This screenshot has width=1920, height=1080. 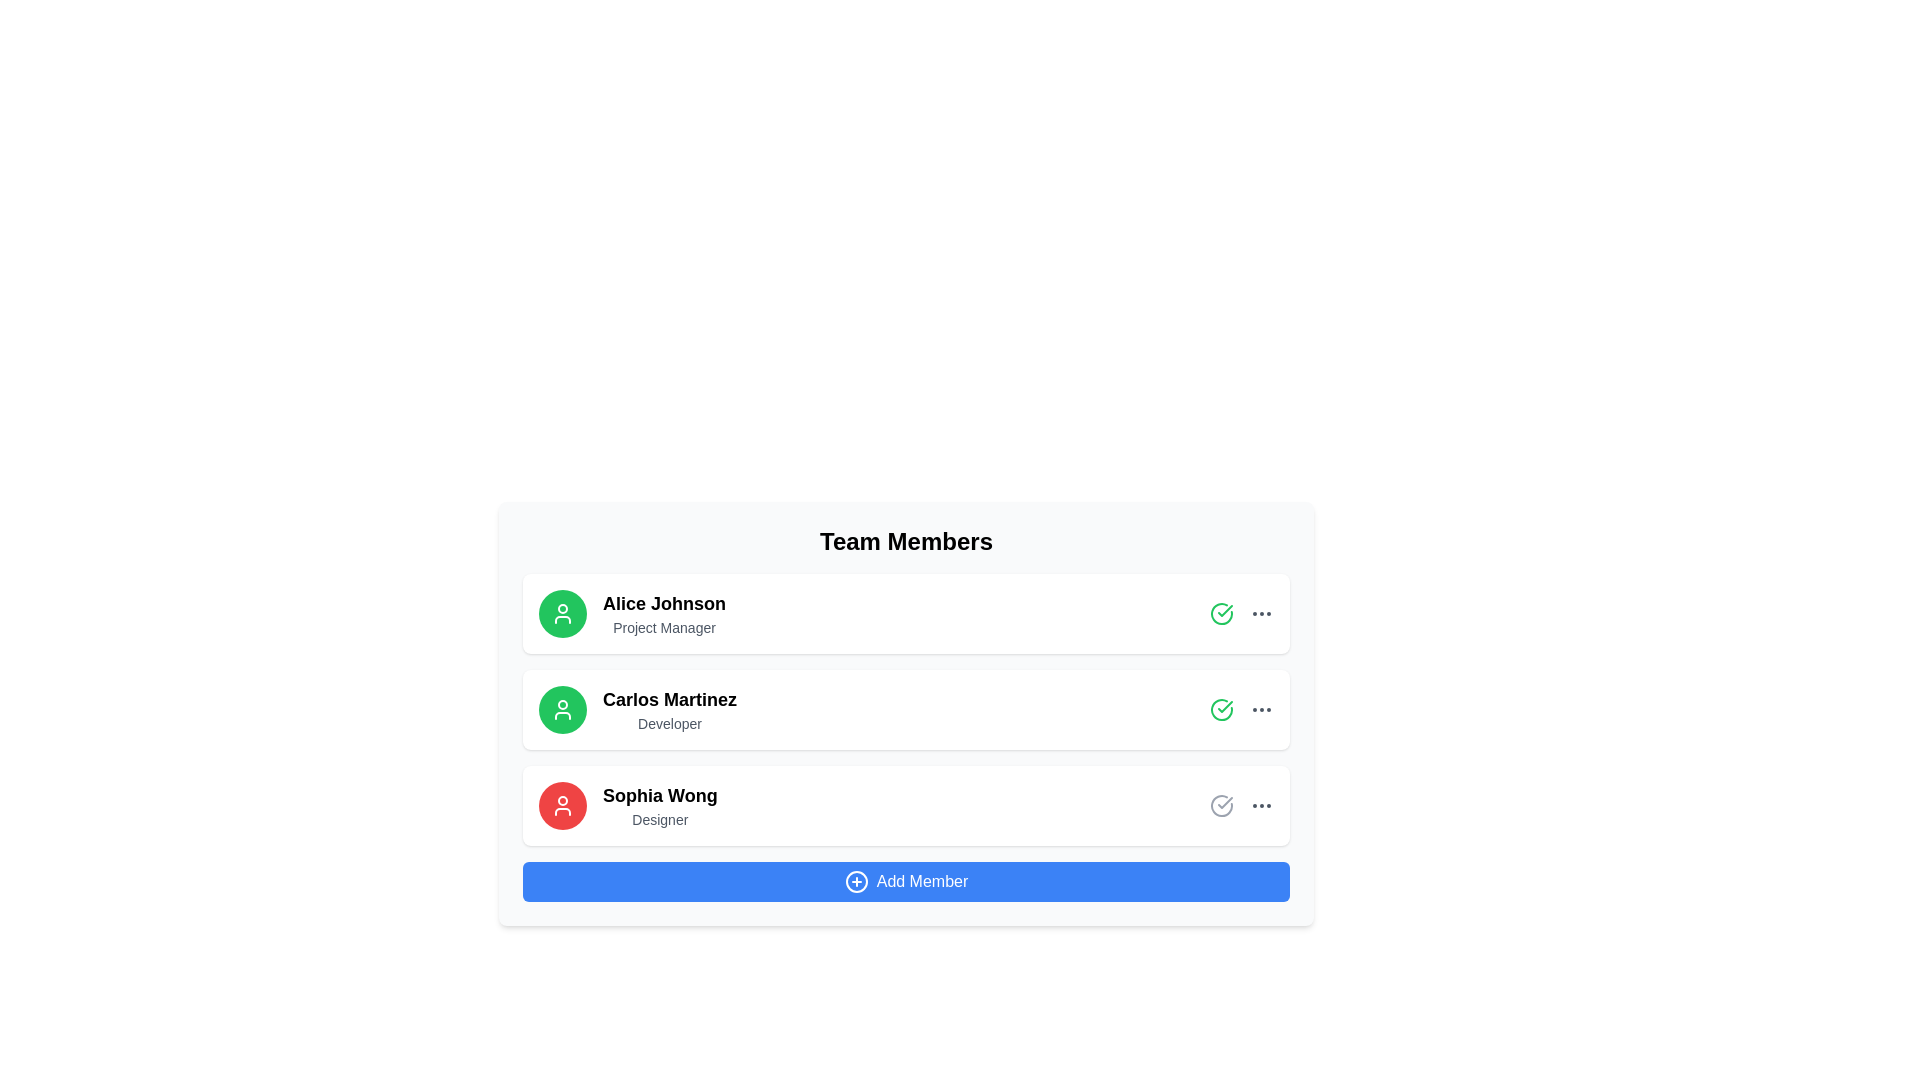 I want to click on the 'Team Members' text label, which is prominently styled in bold and large font at the top of the section, to trigger tooltips if applicable, so click(x=905, y=542).